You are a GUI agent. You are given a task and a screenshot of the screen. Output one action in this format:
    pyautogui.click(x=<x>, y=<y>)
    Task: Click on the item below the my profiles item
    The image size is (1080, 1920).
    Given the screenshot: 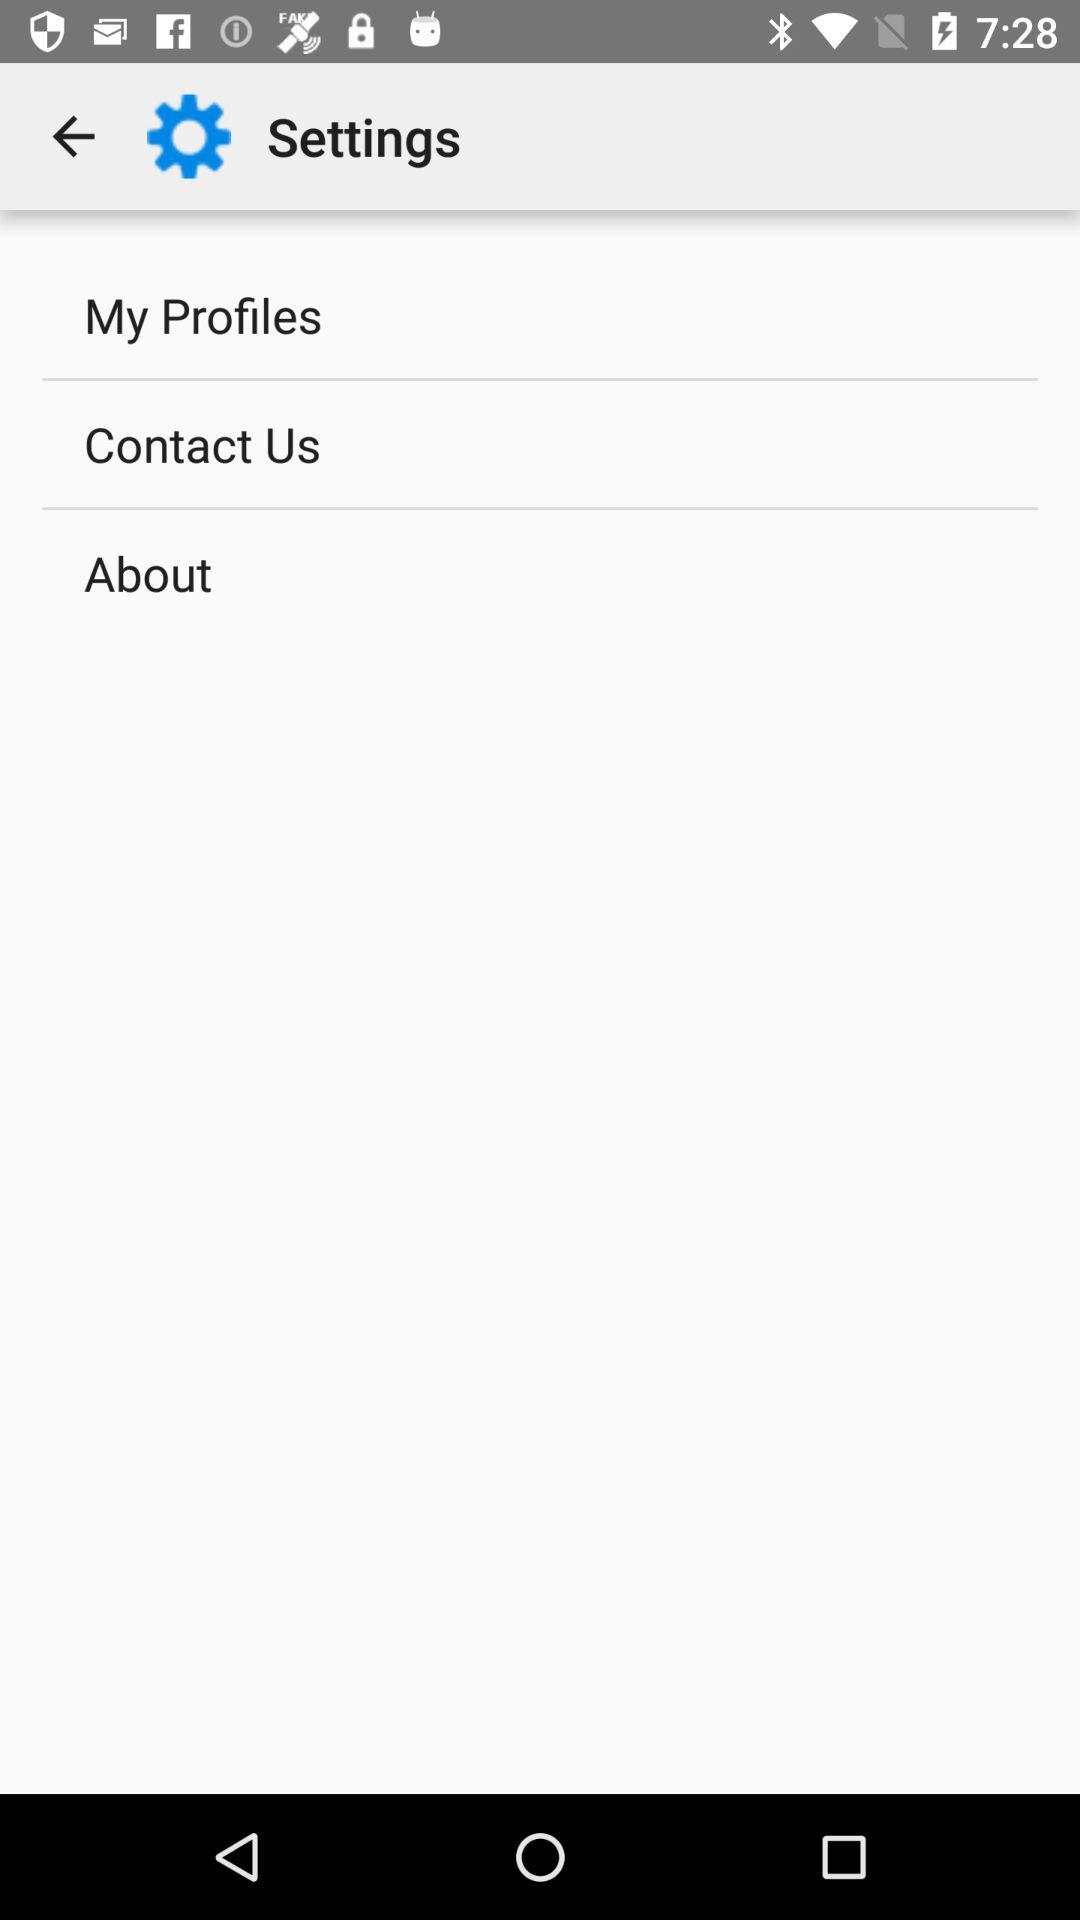 What is the action you would take?
    pyautogui.click(x=540, y=442)
    